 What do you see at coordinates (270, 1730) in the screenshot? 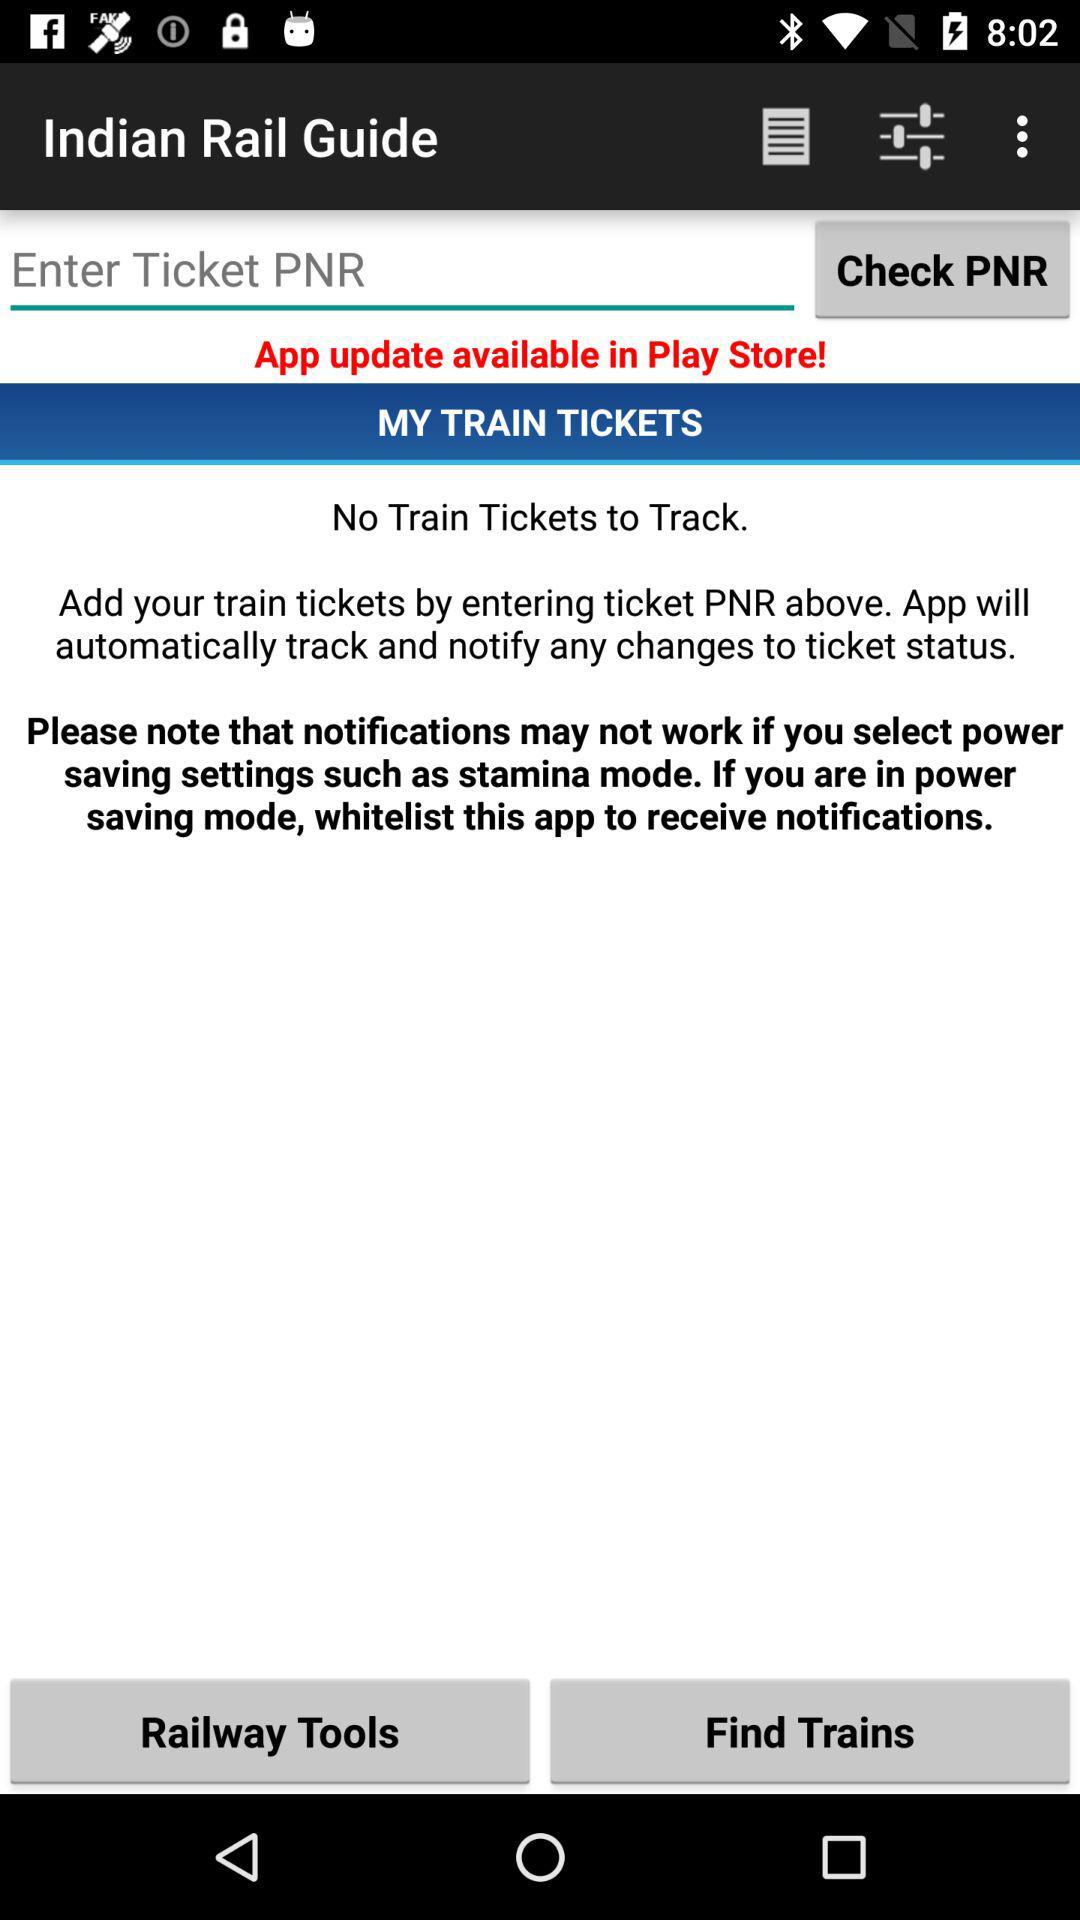
I see `the icon to the left of find trains icon` at bounding box center [270, 1730].